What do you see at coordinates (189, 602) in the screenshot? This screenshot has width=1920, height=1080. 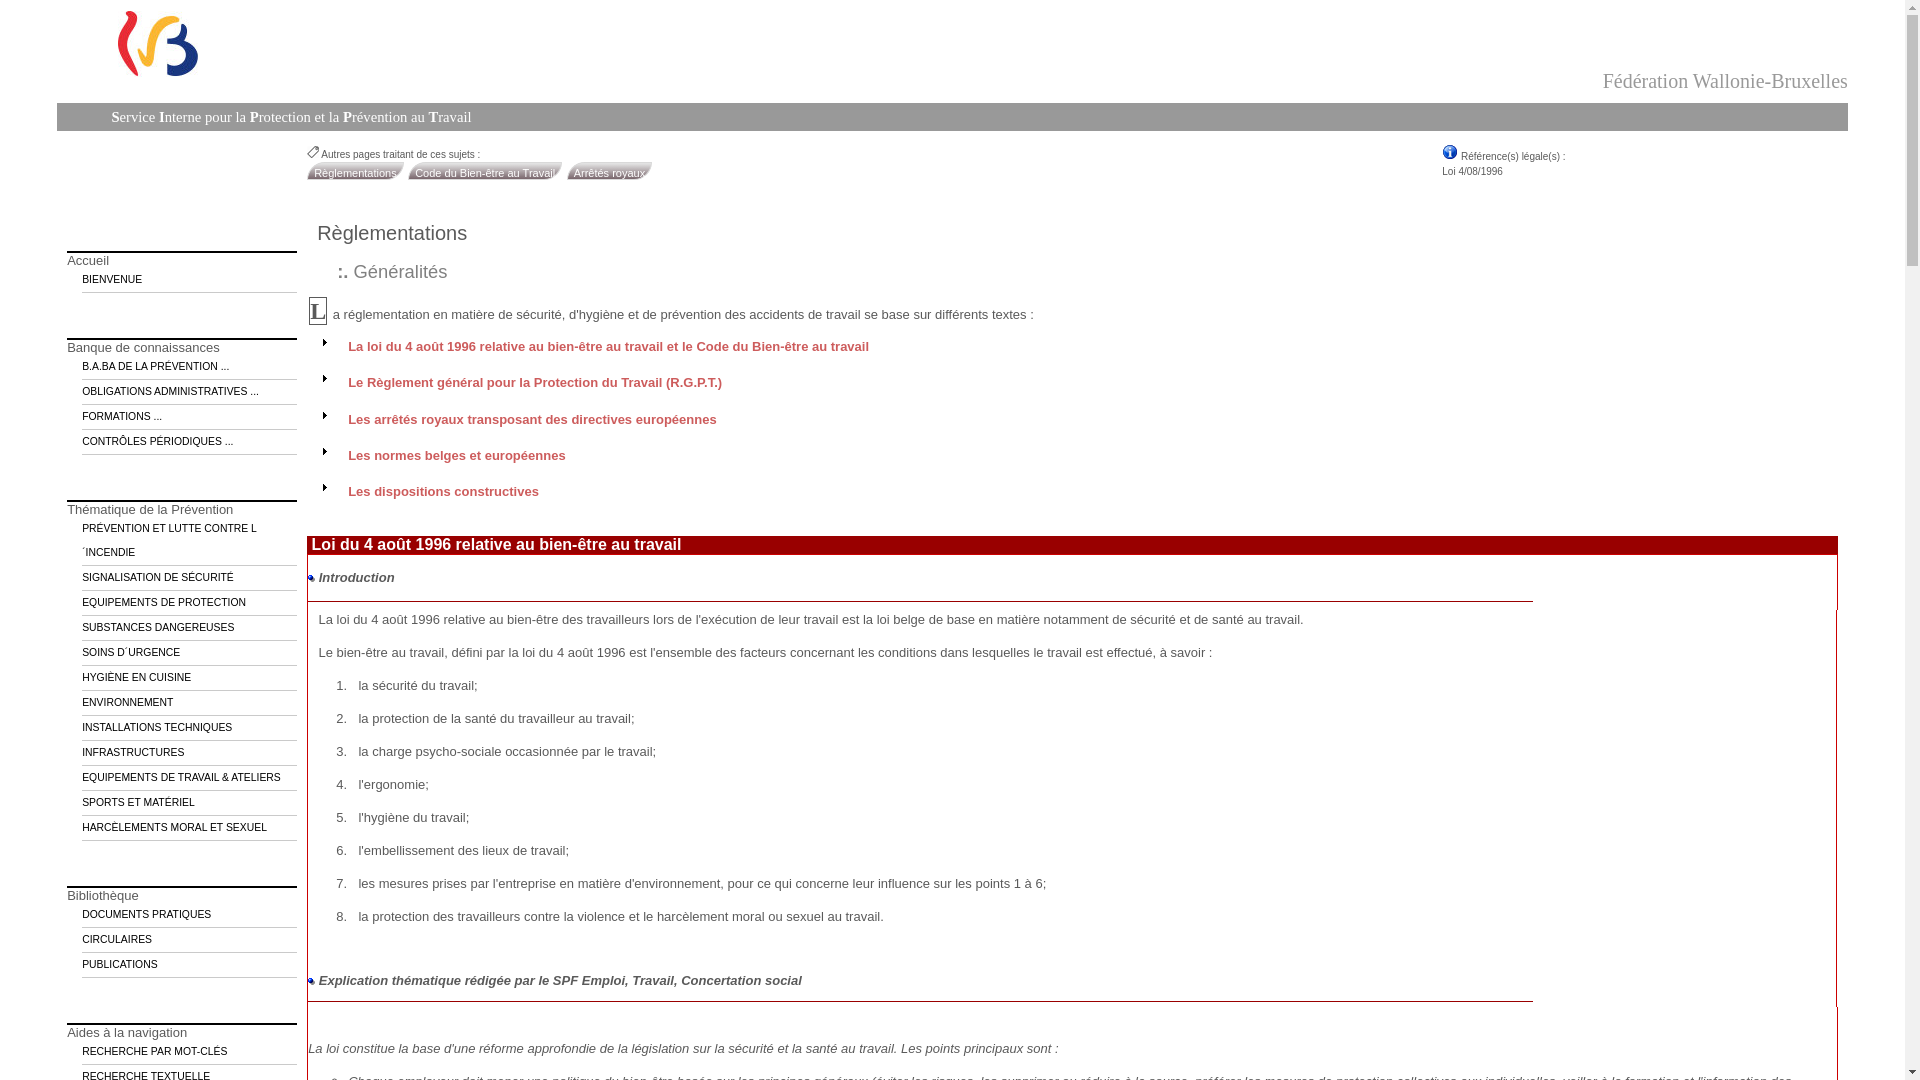 I see `'EQUIPEMENTS DE PROTECTION'` at bounding box center [189, 602].